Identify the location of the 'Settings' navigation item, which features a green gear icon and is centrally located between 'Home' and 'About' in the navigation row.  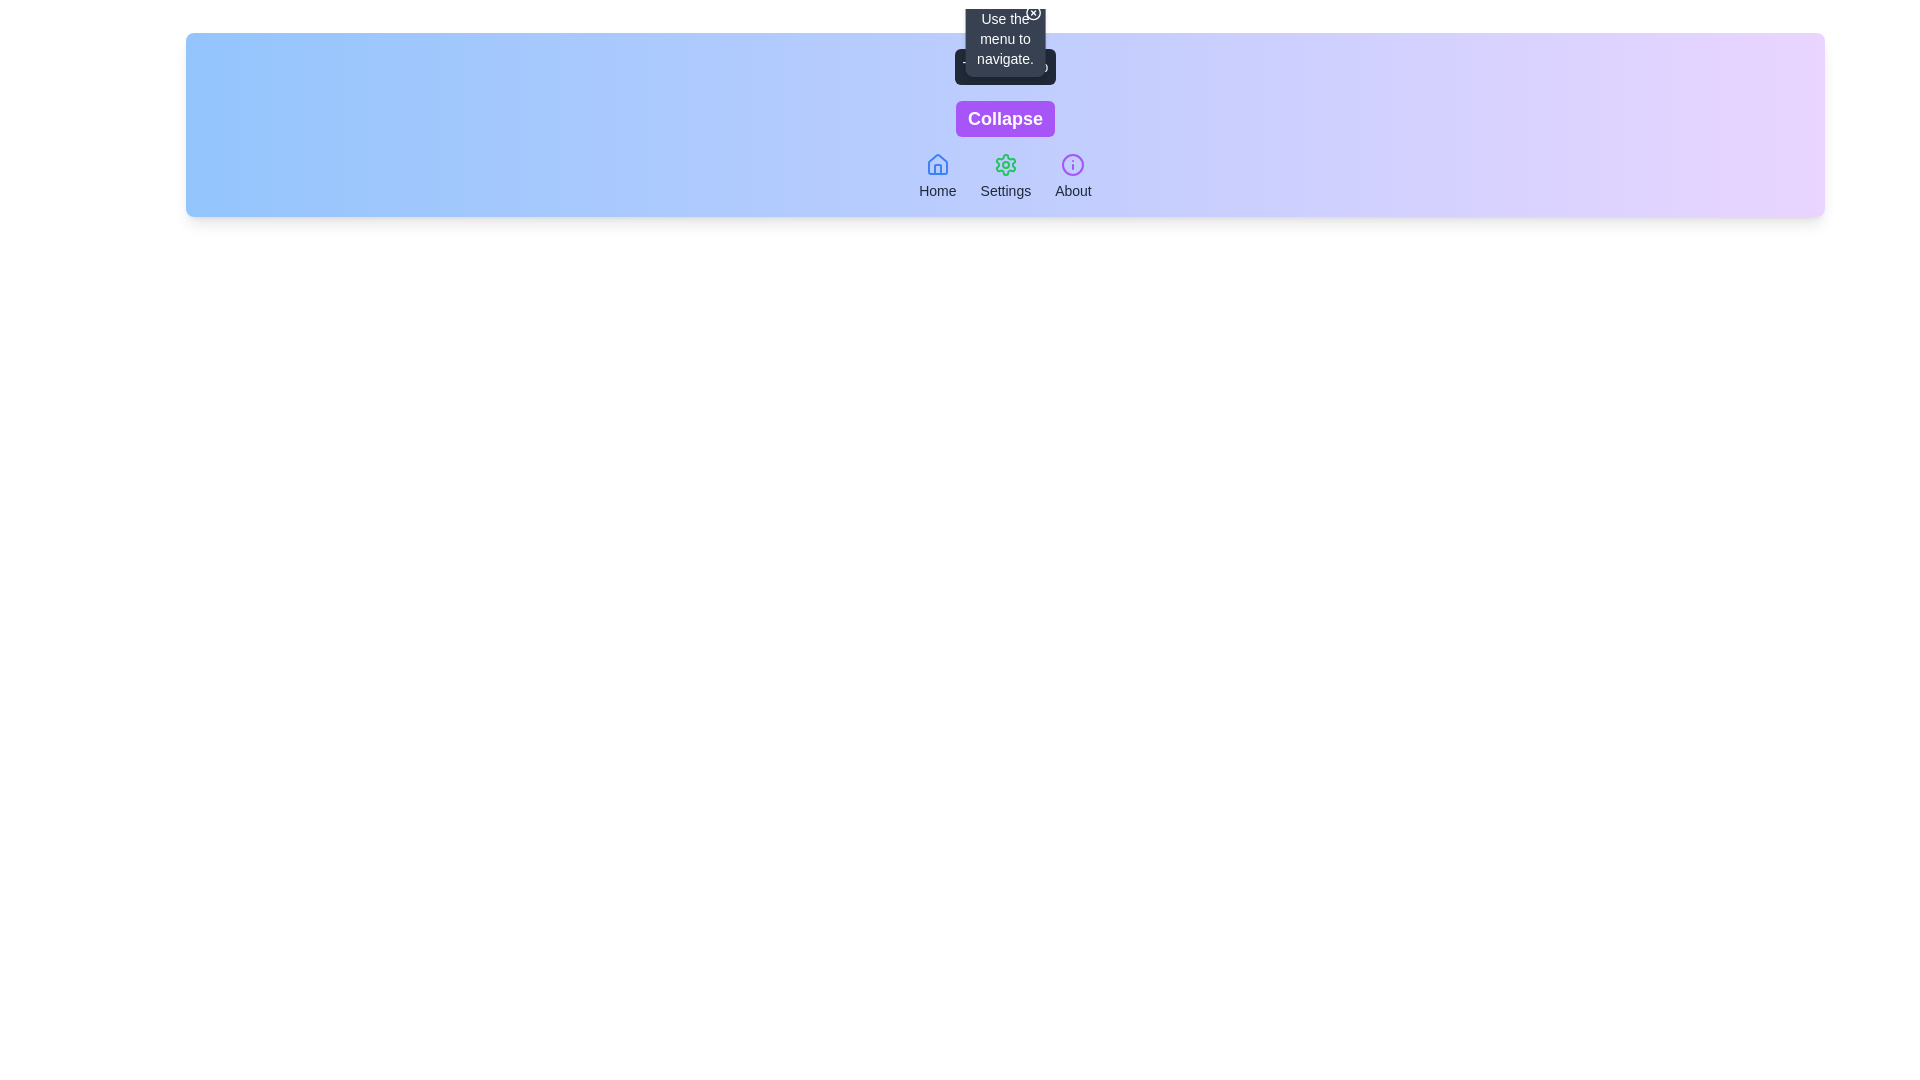
(1005, 176).